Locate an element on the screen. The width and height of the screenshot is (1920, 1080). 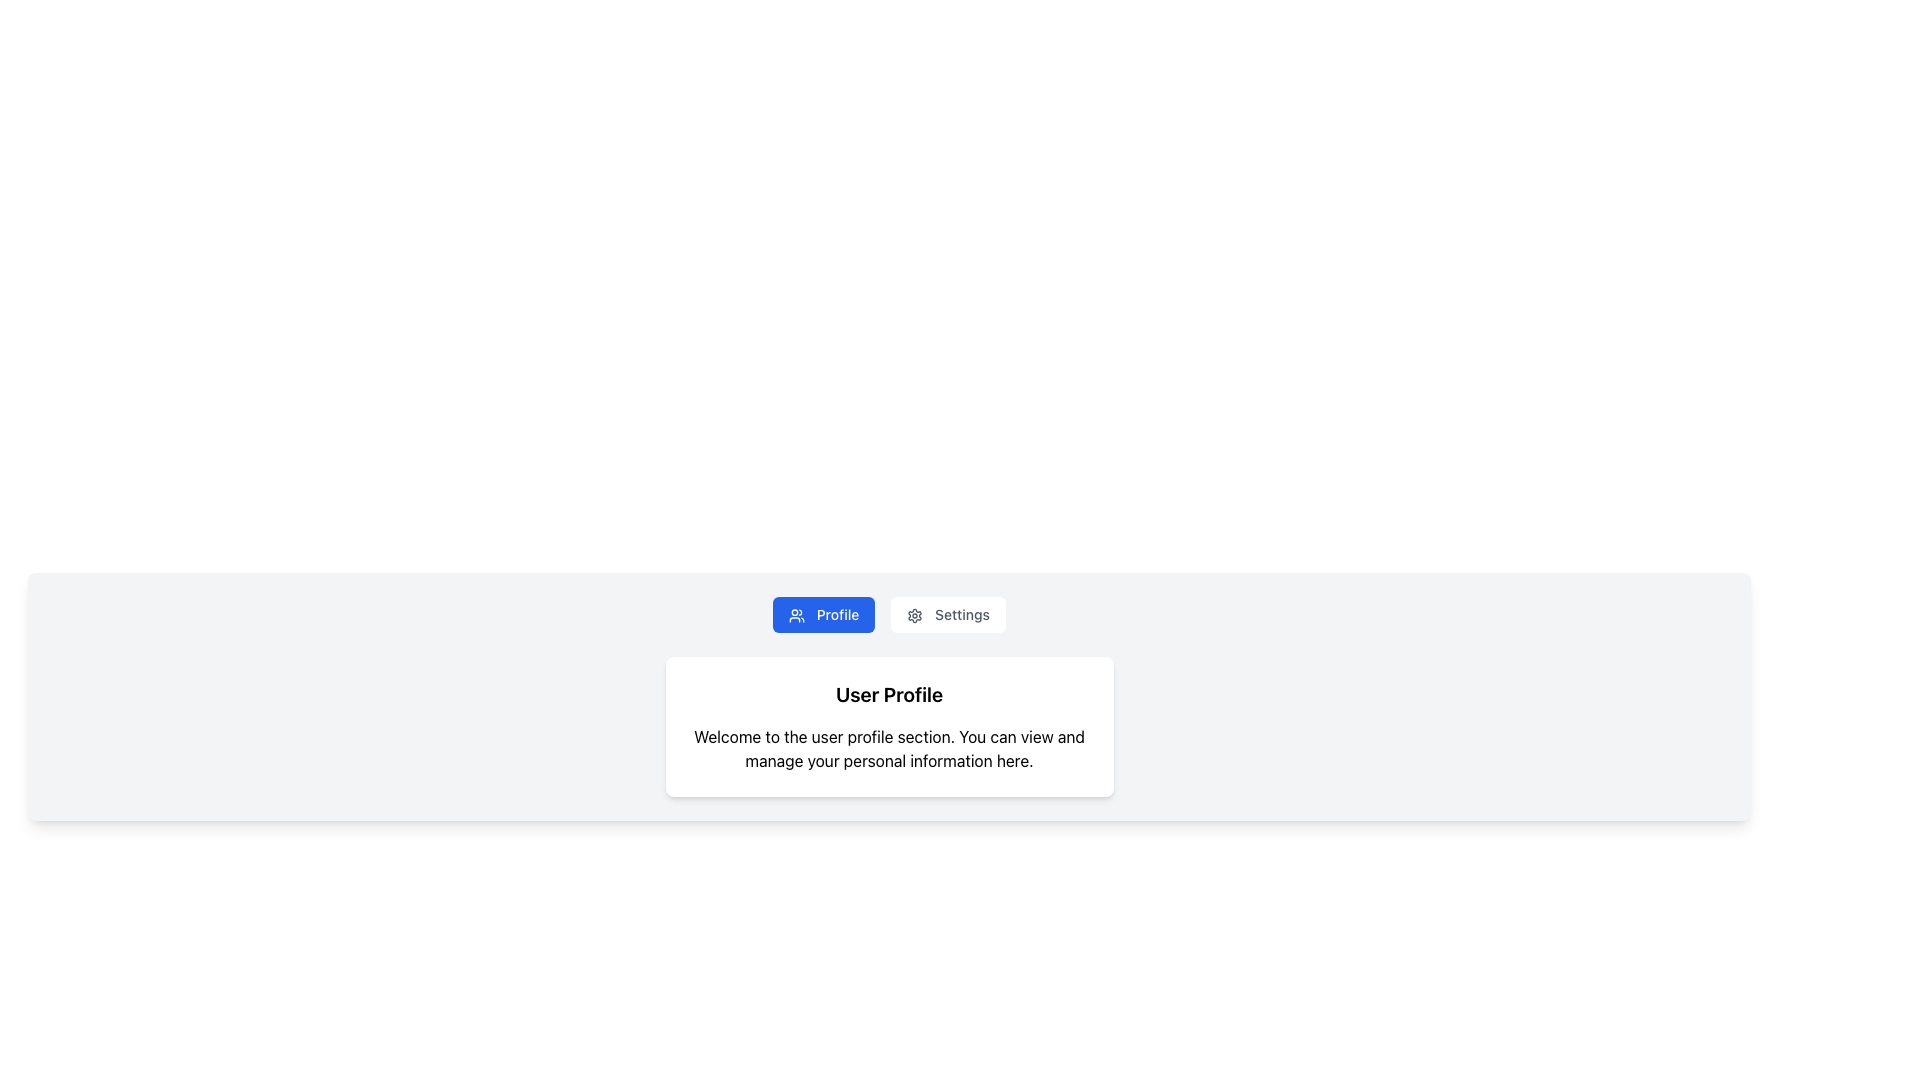
the gear icon representing settings, located to the left of the 'Settings' button text is located at coordinates (914, 615).